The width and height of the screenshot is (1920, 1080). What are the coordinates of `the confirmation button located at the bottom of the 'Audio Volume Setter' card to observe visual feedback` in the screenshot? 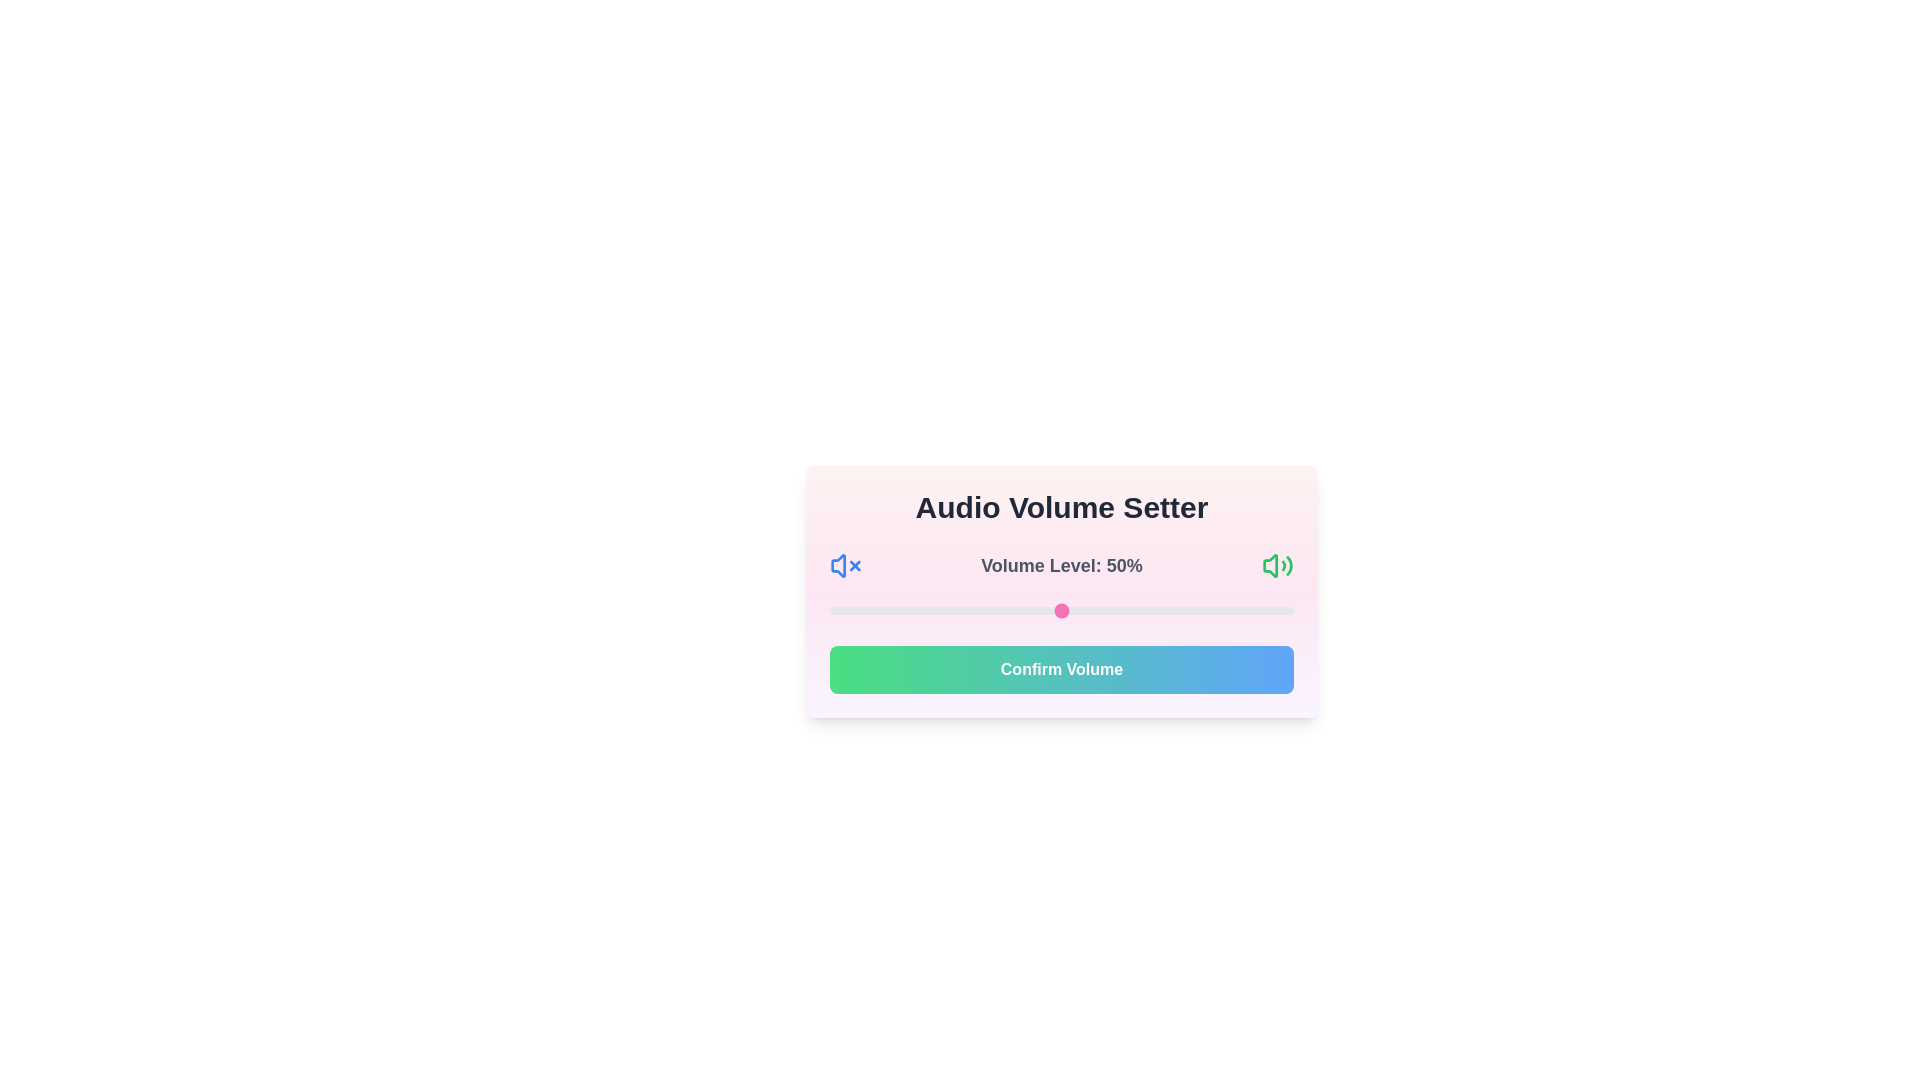 It's located at (1060, 670).